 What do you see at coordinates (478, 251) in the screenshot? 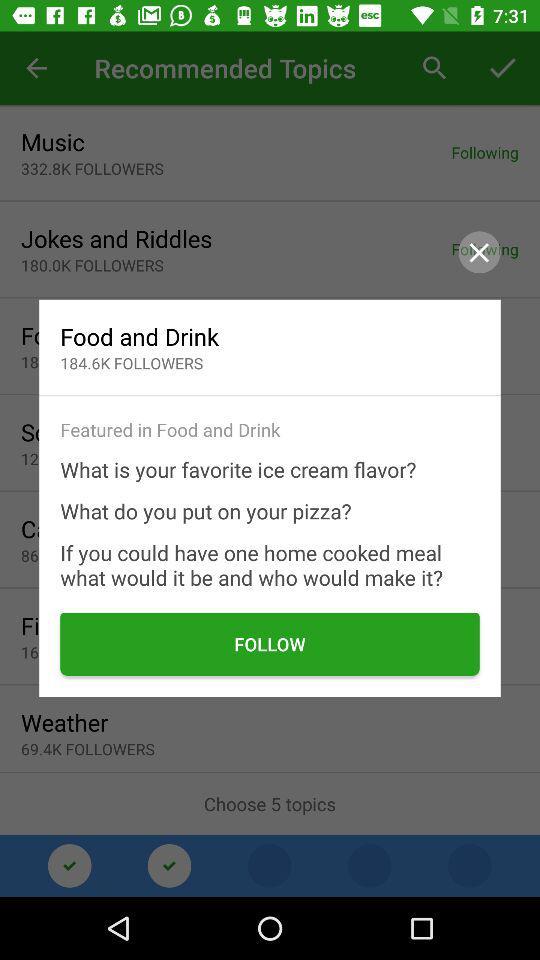
I see `the close icon` at bounding box center [478, 251].